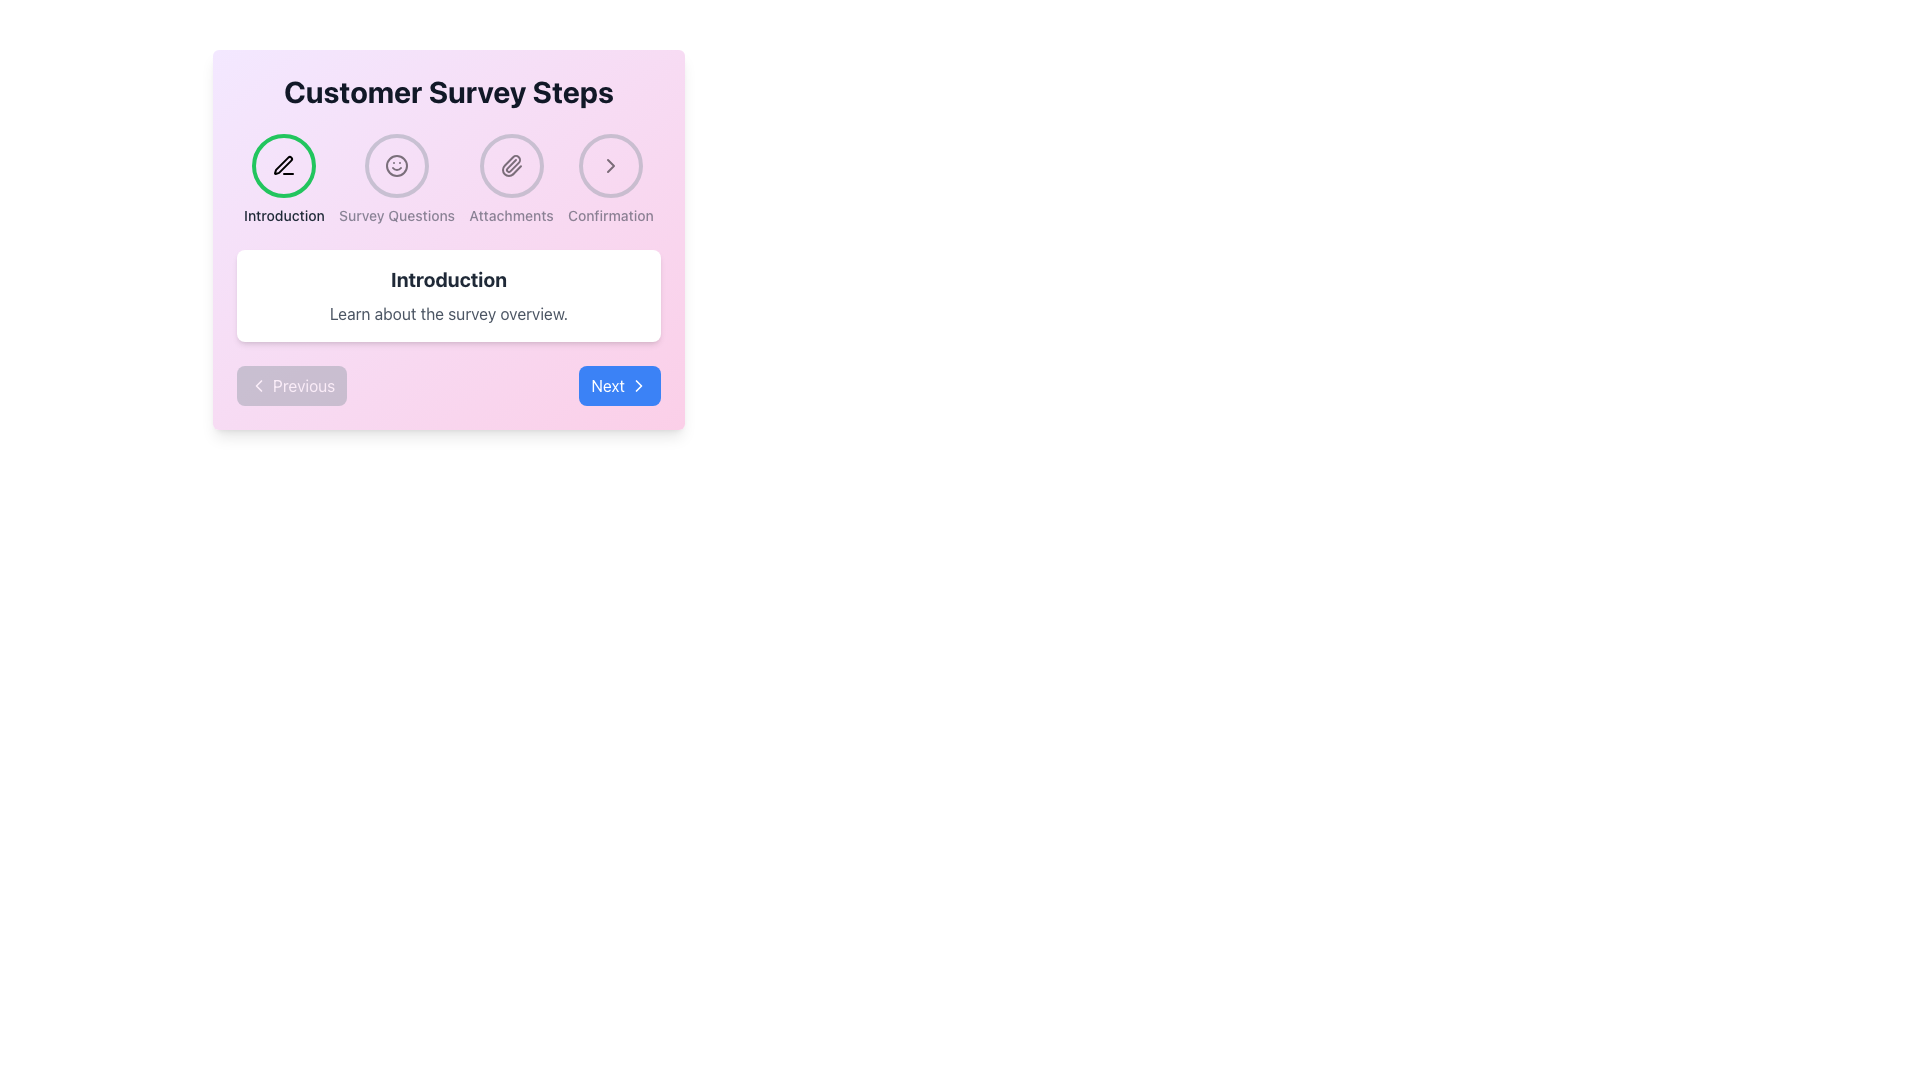  What do you see at coordinates (448, 313) in the screenshot?
I see `the static text element that reads 'Learn about the survey overview.' which is located beneath the bold 'Introduction' heading within a white box` at bounding box center [448, 313].